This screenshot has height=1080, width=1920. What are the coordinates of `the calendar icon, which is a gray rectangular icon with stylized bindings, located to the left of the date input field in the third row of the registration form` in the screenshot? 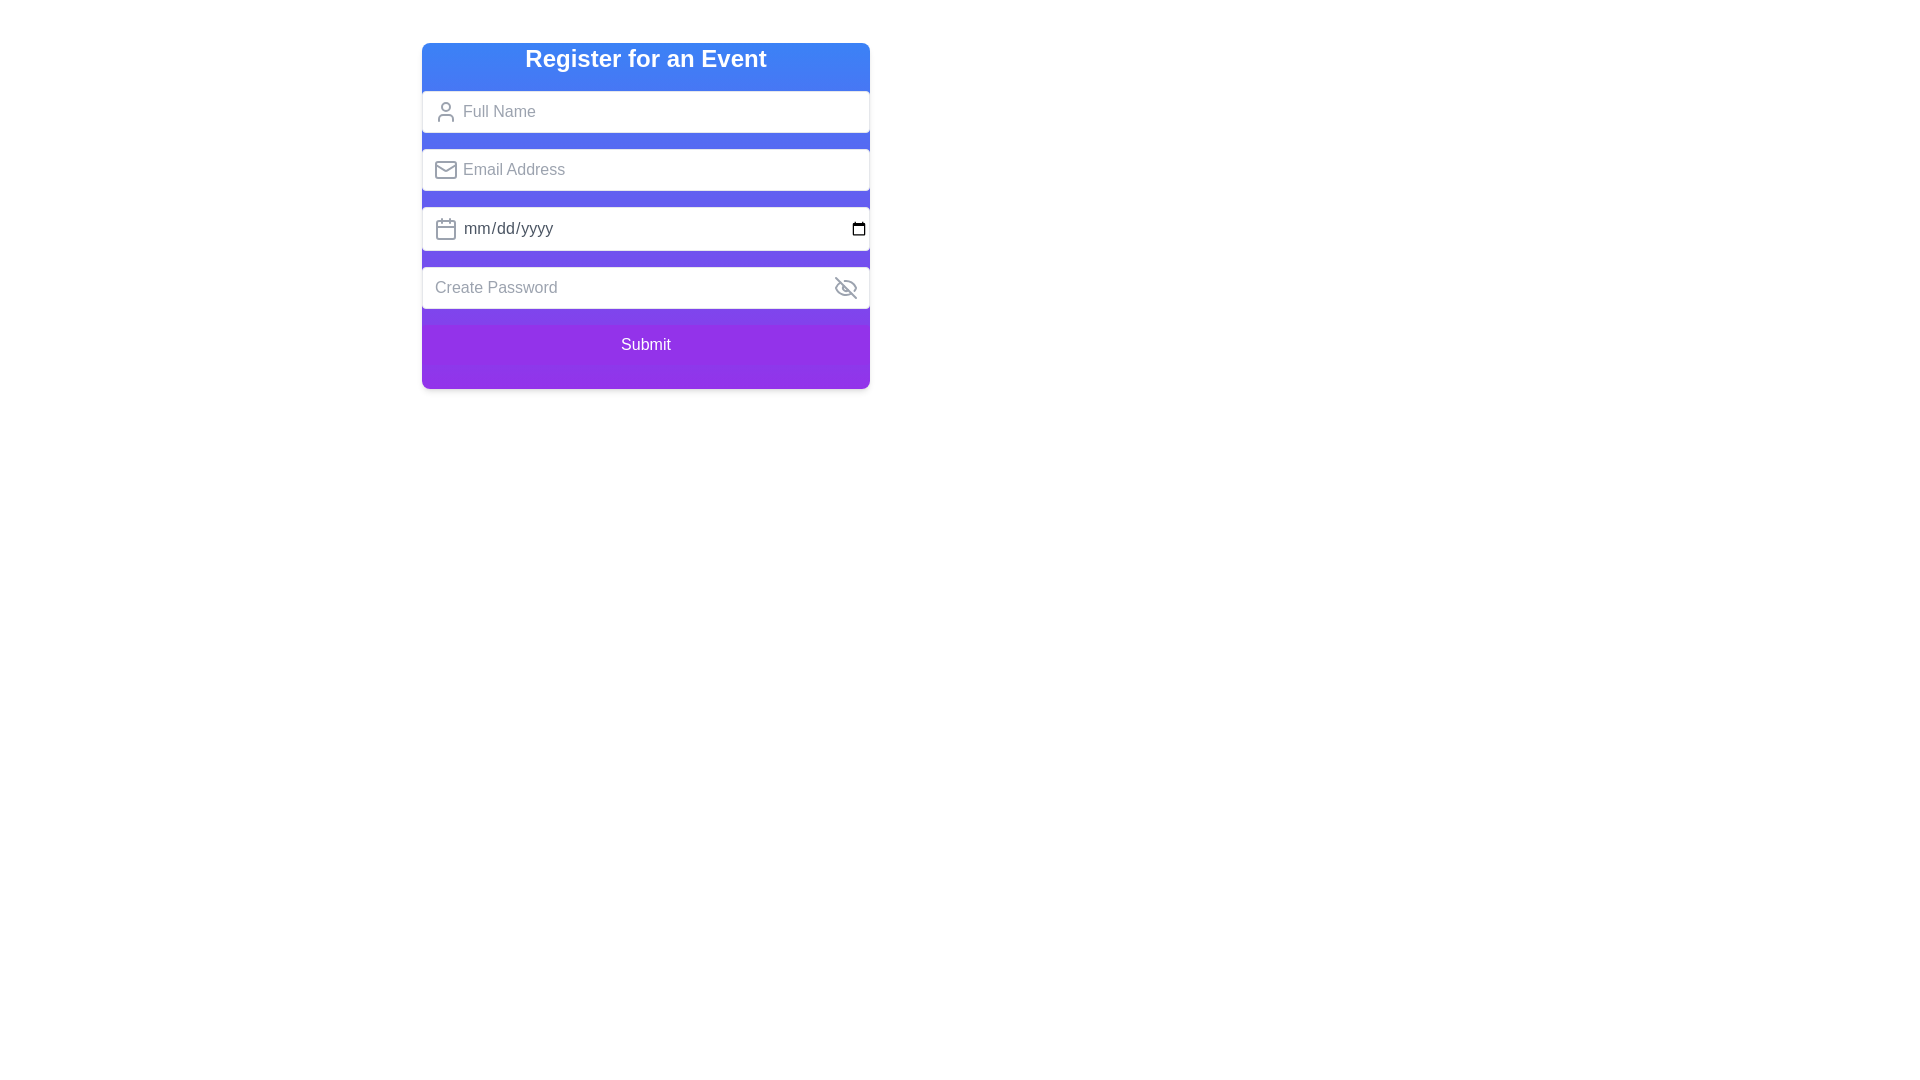 It's located at (445, 227).